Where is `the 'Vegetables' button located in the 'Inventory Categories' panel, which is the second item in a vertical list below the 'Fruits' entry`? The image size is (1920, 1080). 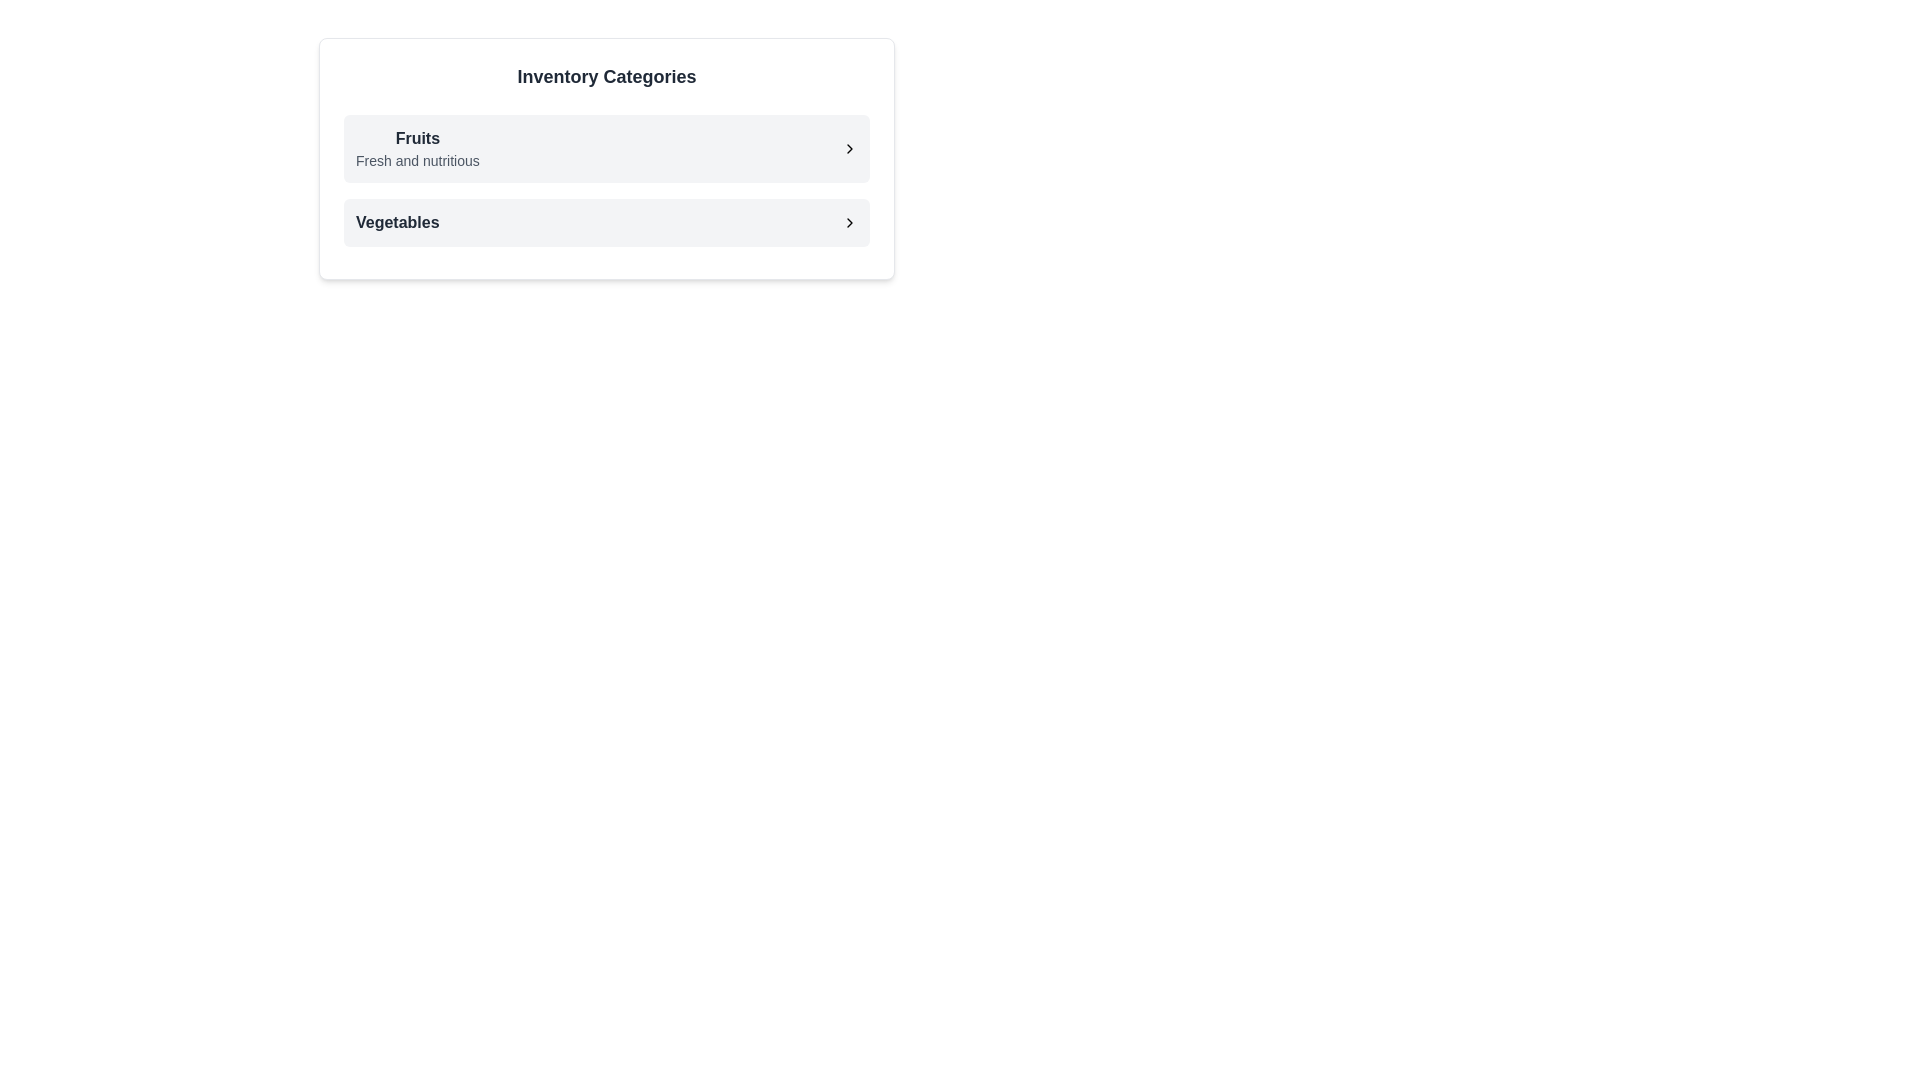
the 'Vegetables' button located in the 'Inventory Categories' panel, which is the second item in a vertical list below the 'Fruits' entry is located at coordinates (605, 223).